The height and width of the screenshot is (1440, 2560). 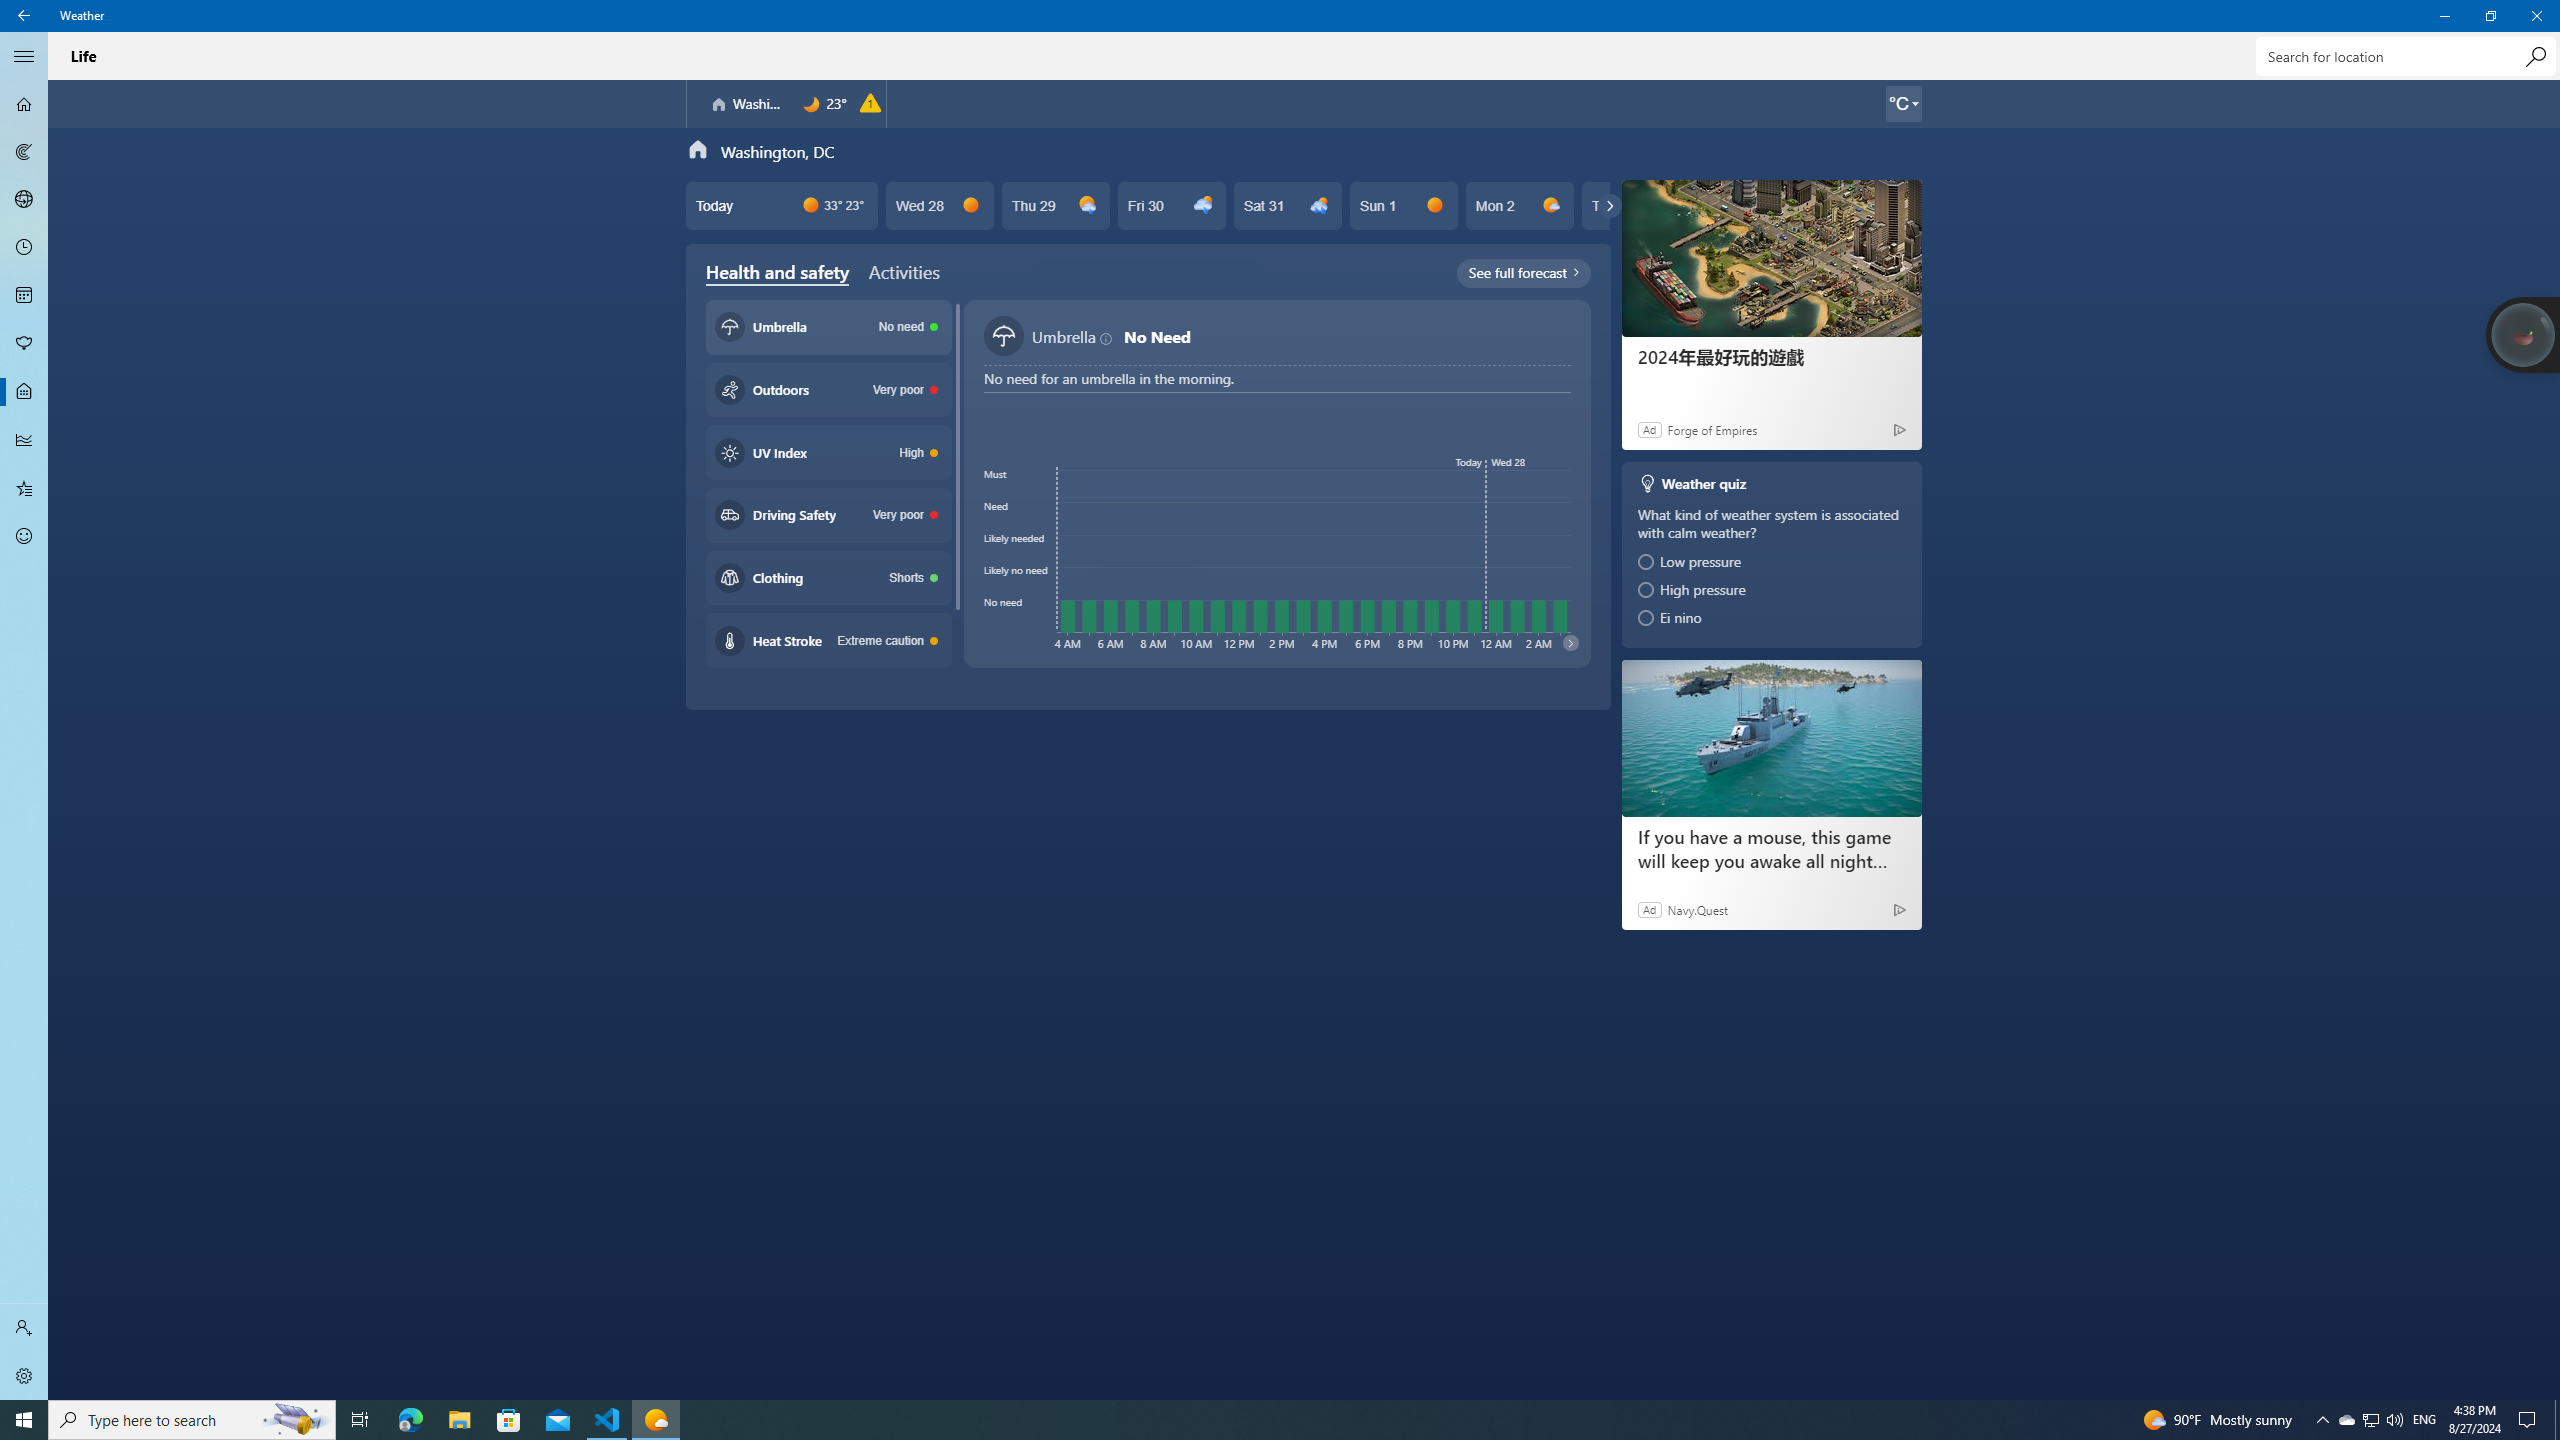 I want to click on 'Restore Weather', so click(x=2490, y=15).